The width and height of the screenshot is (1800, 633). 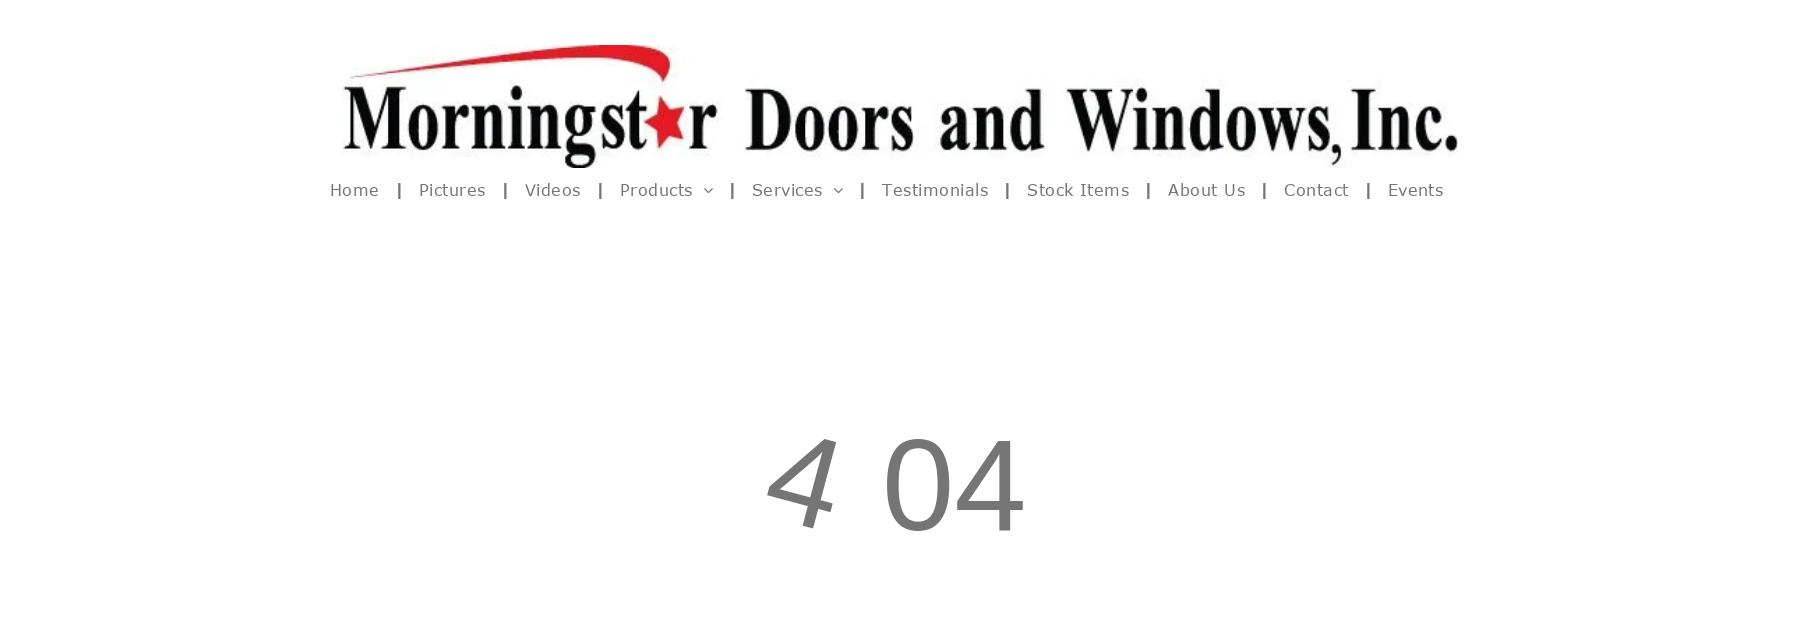 I want to click on 'Andersen vs Weather Shield', so click(x=633, y=578).